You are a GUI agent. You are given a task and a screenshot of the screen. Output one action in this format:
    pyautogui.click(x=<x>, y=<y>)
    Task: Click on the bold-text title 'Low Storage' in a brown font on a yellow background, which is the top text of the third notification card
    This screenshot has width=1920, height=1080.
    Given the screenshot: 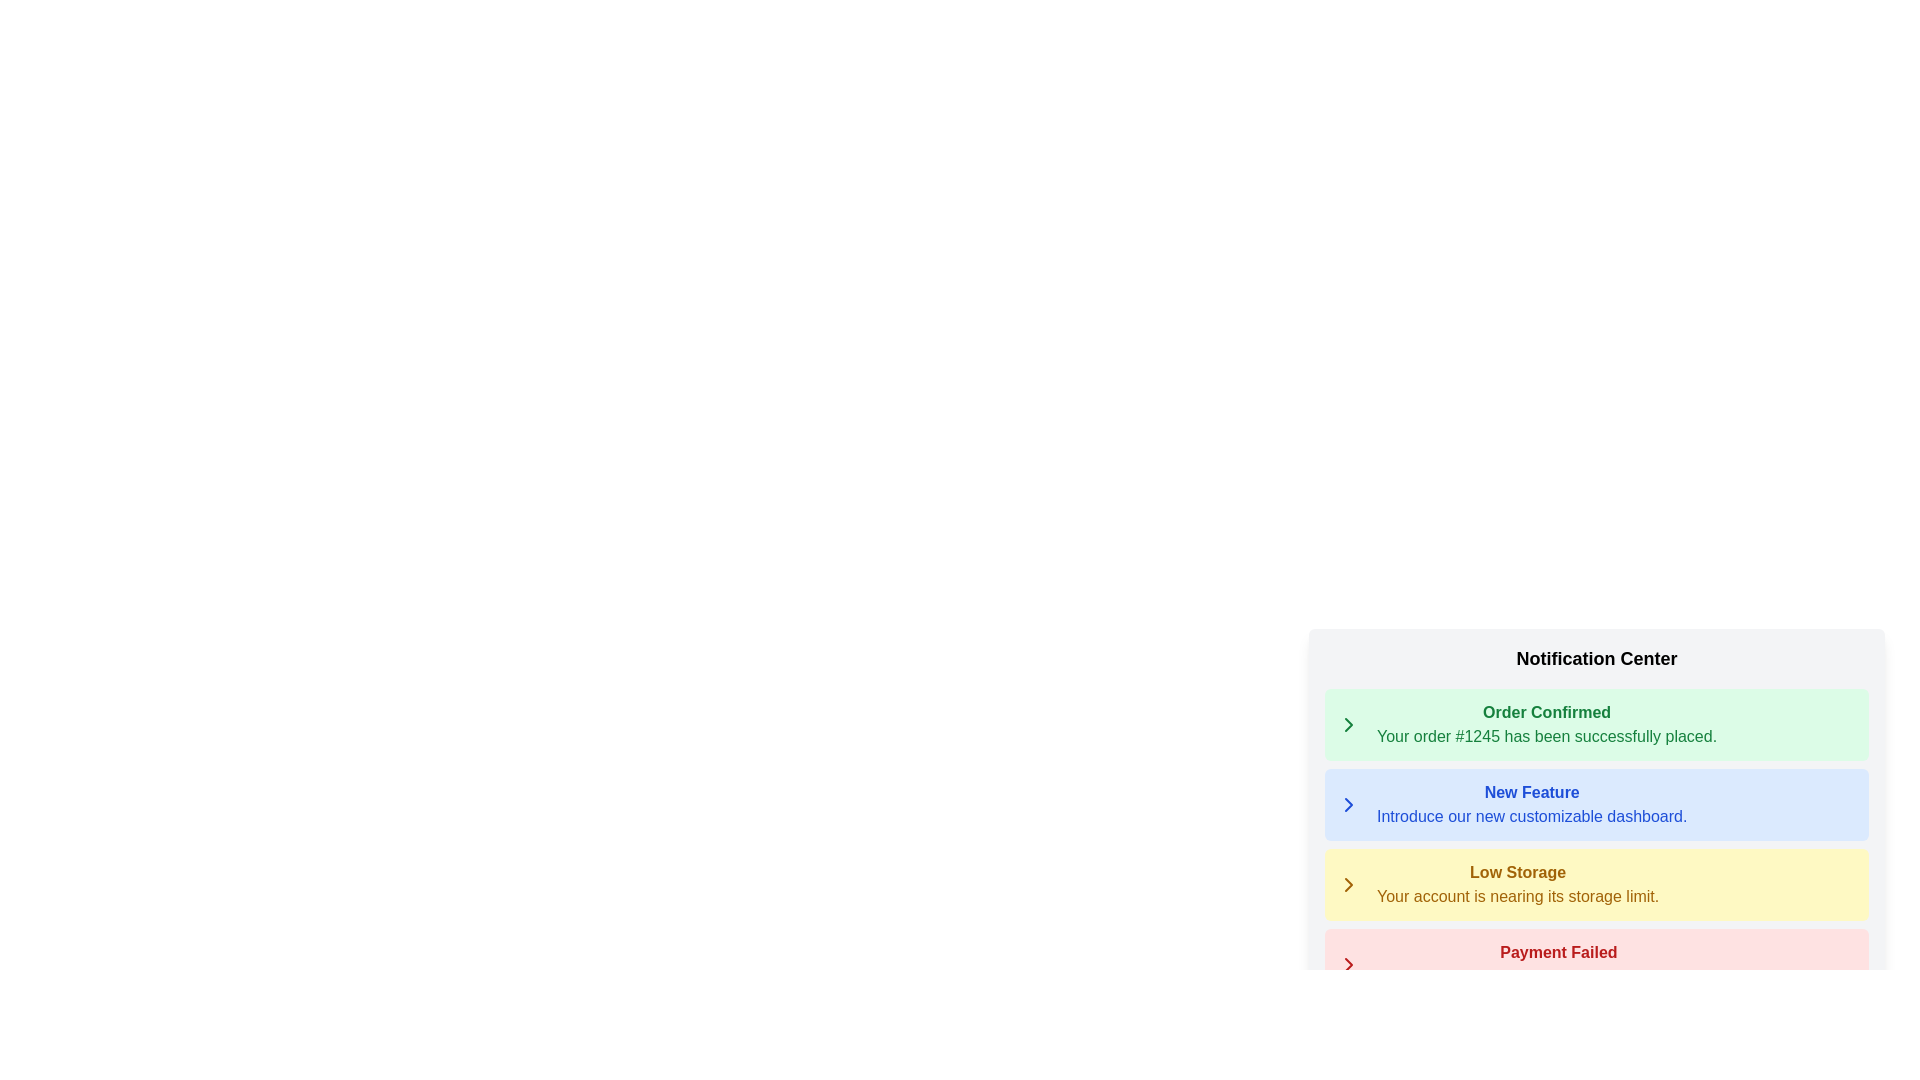 What is the action you would take?
    pyautogui.click(x=1518, y=871)
    